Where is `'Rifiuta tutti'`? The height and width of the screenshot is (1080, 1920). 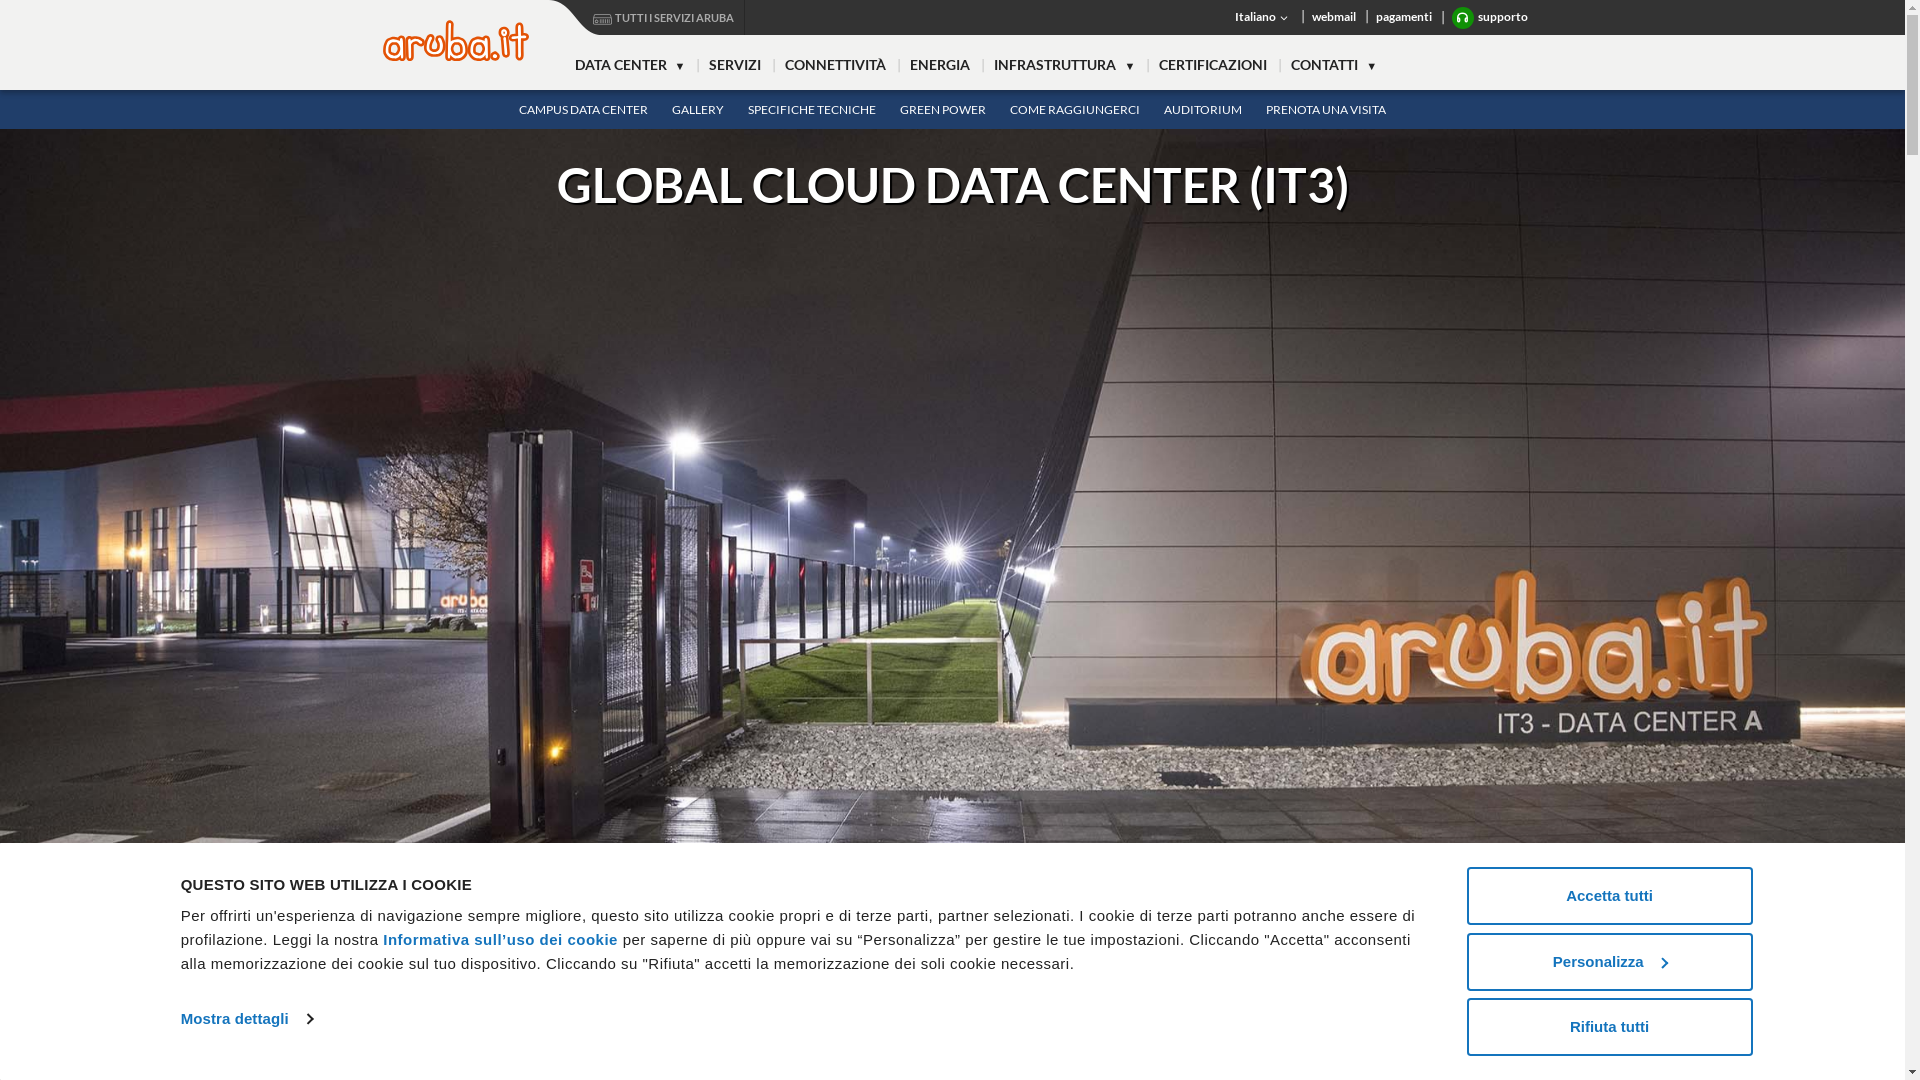 'Rifiuta tutti' is located at coordinates (1608, 1026).